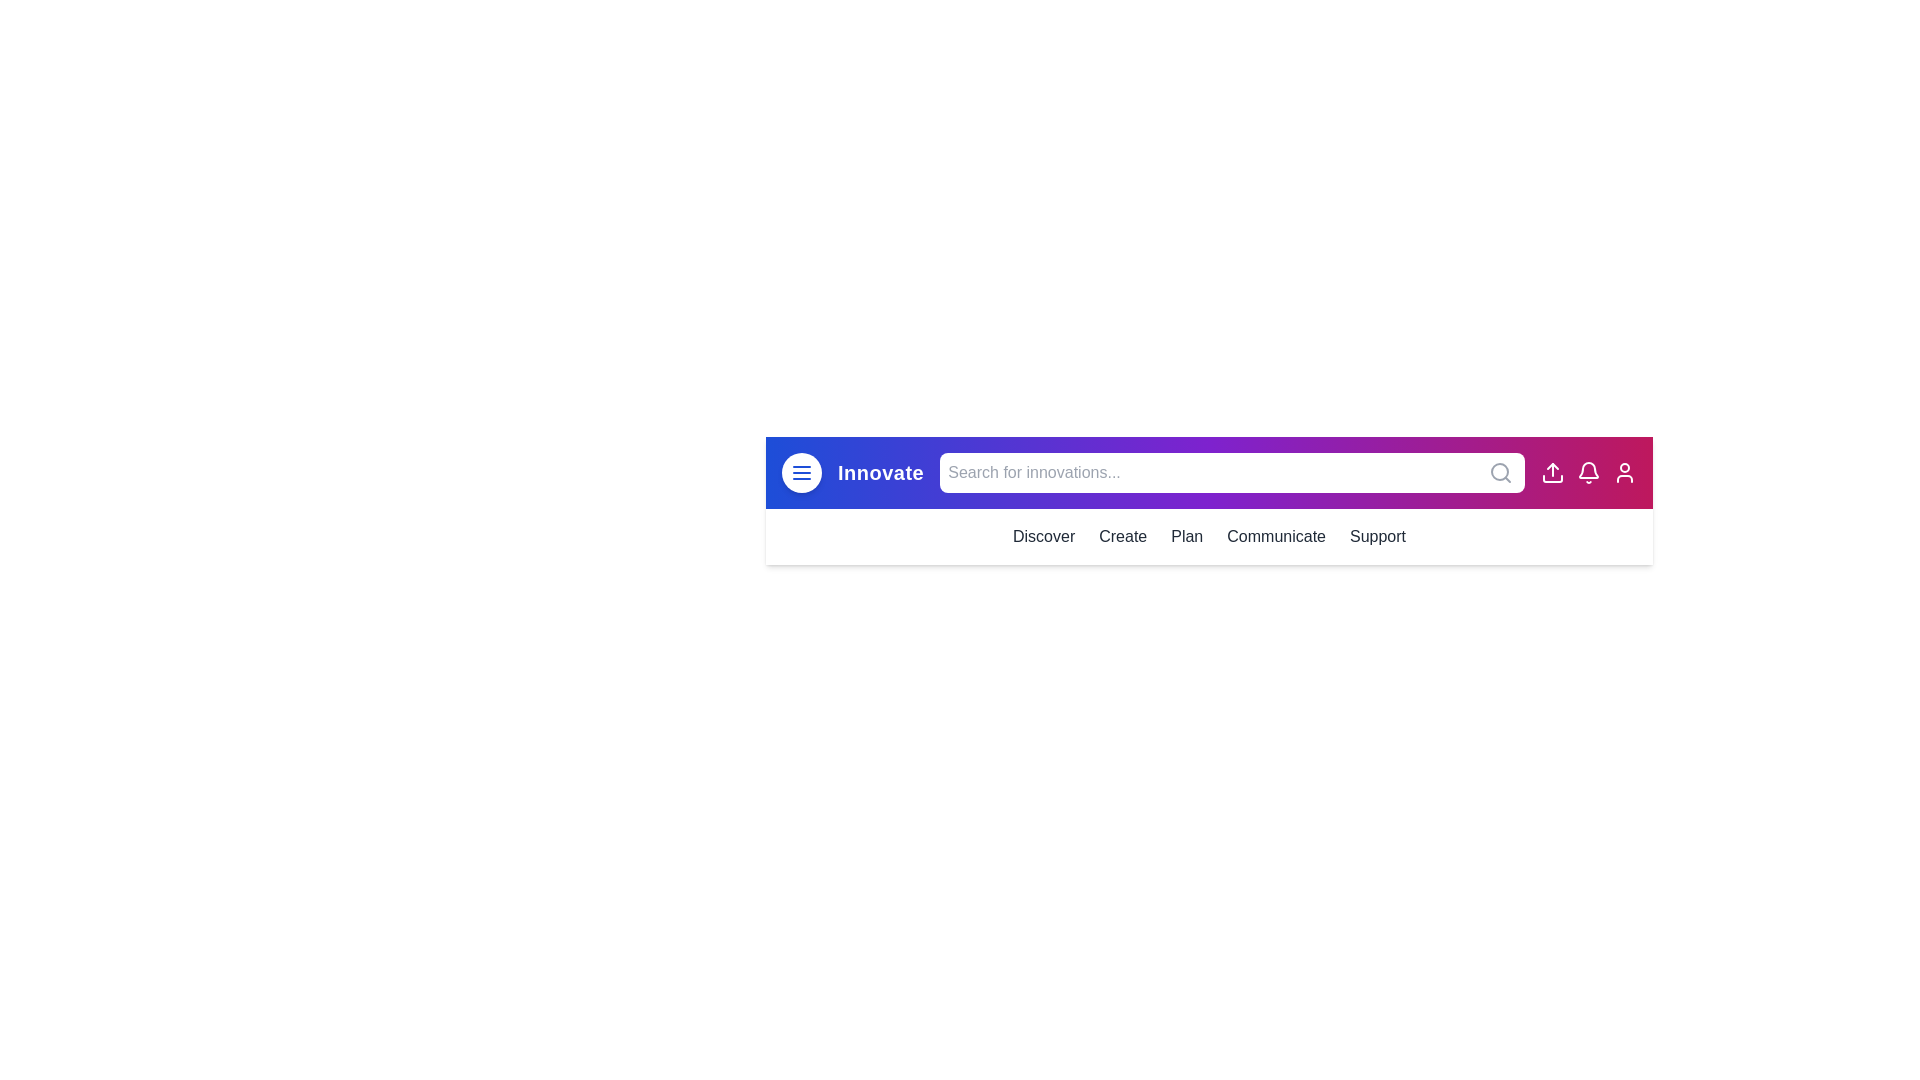  What do you see at coordinates (1587, 473) in the screenshot?
I see `the notifications icon in the InnovateAppBar` at bounding box center [1587, 473].